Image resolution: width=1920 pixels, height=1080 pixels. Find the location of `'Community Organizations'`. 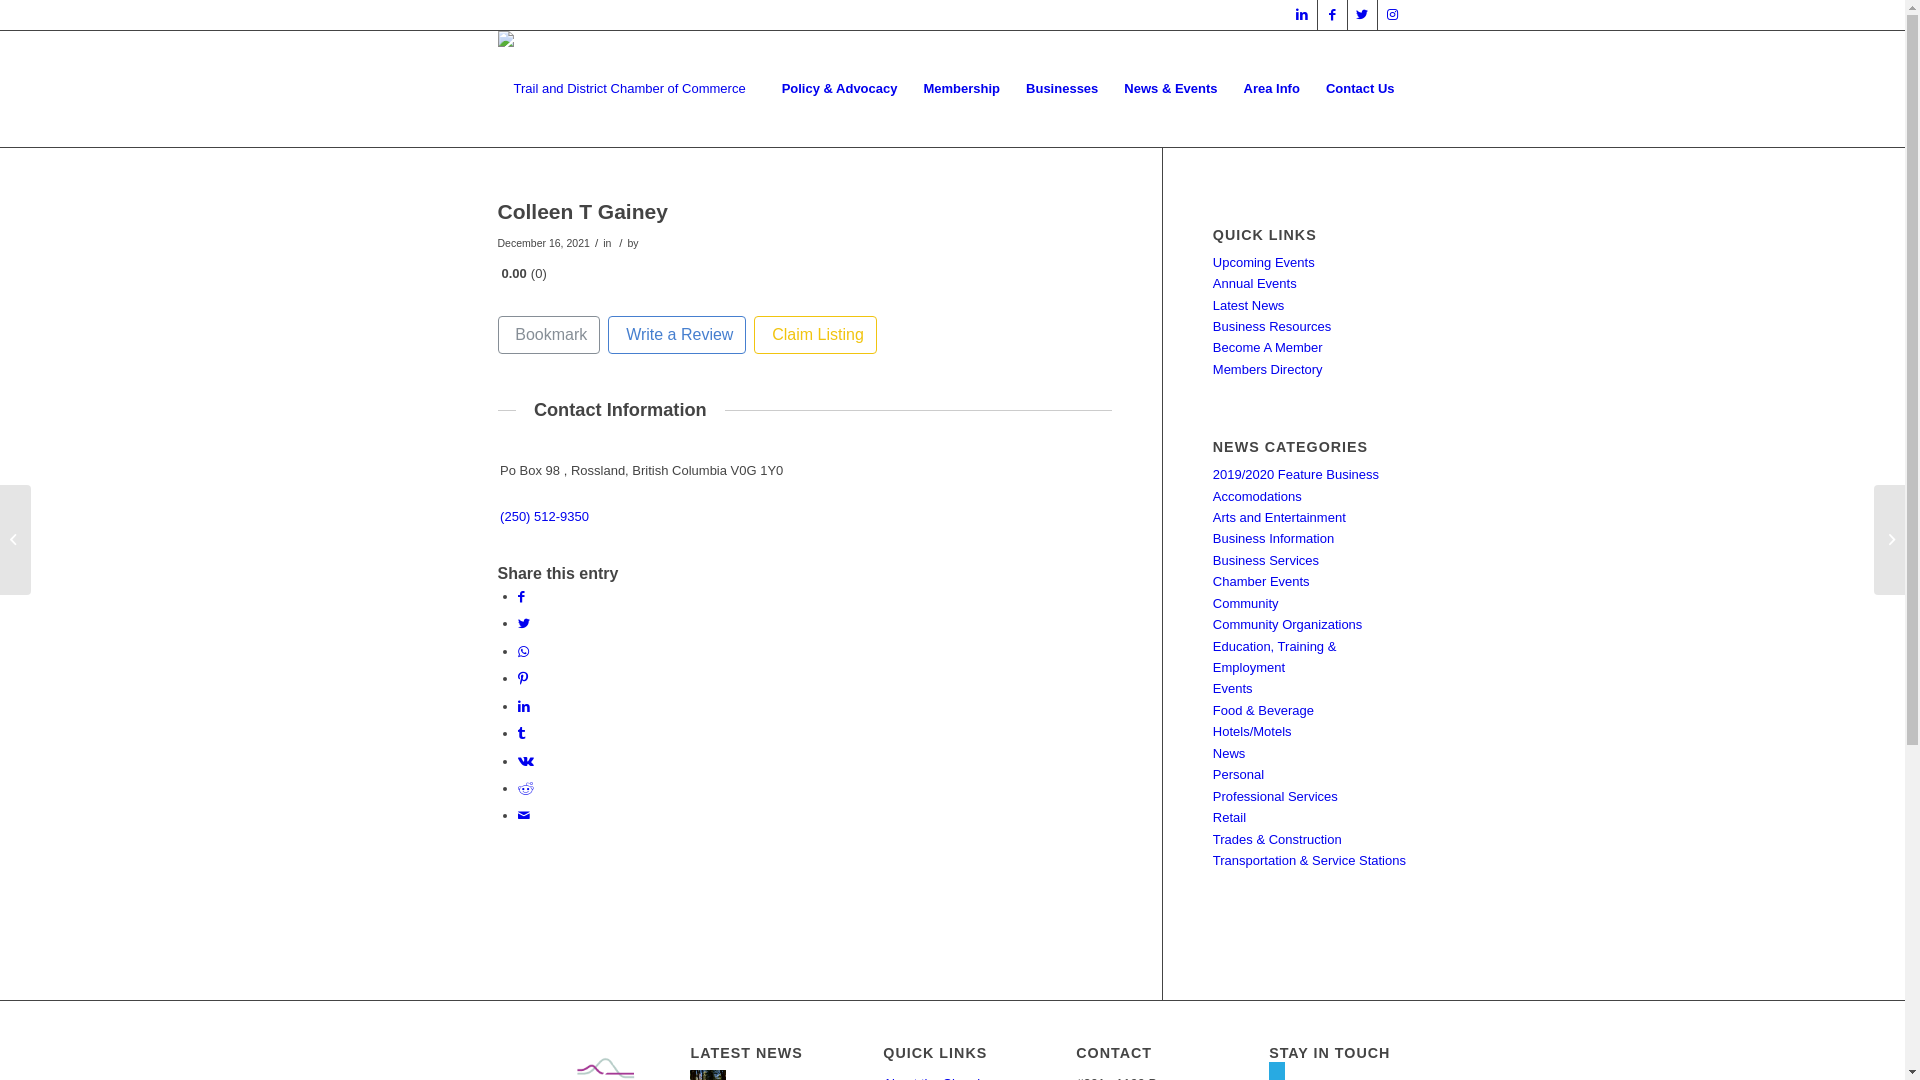

'Community Organizations' is located at coordinates (1287, 623).